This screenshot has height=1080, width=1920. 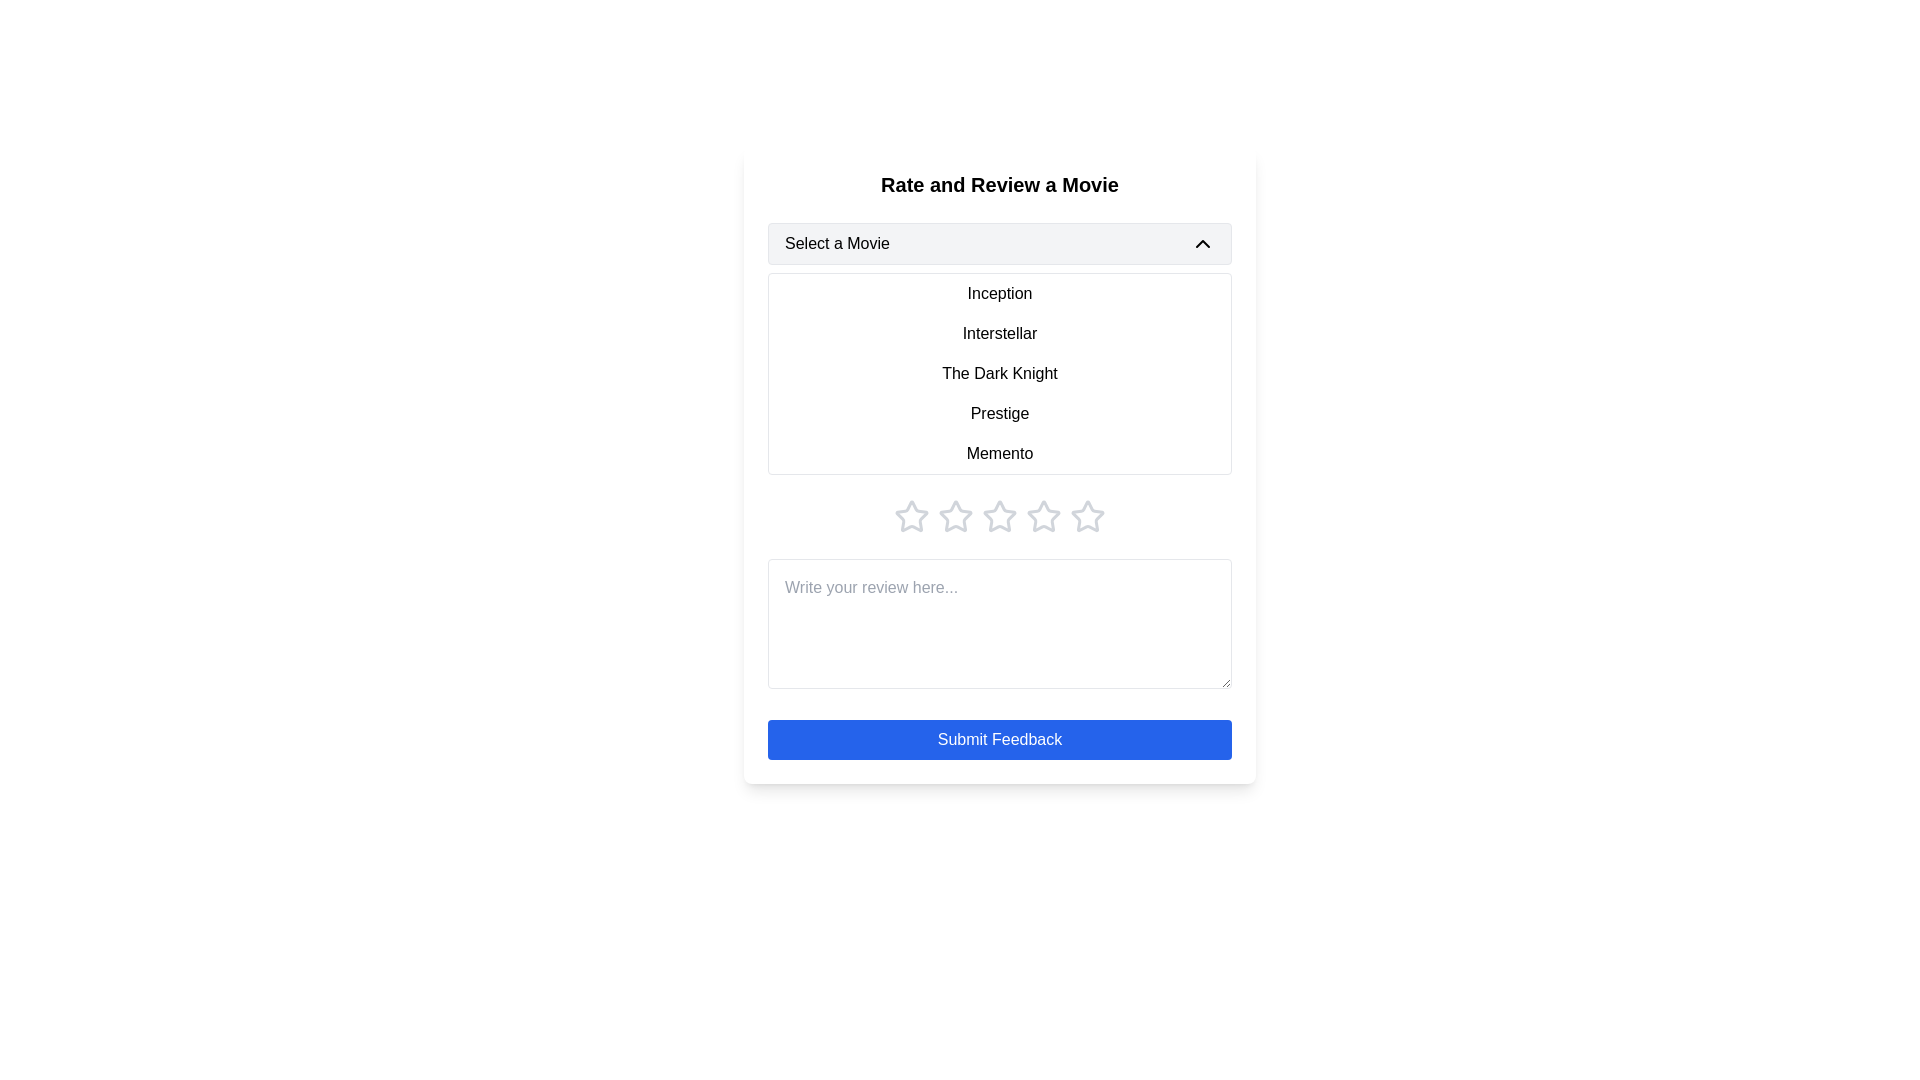 I want to click on the third gray star icon in the rating area of the 'Rate and Review a Movie' section, so click(x=999, y=515).